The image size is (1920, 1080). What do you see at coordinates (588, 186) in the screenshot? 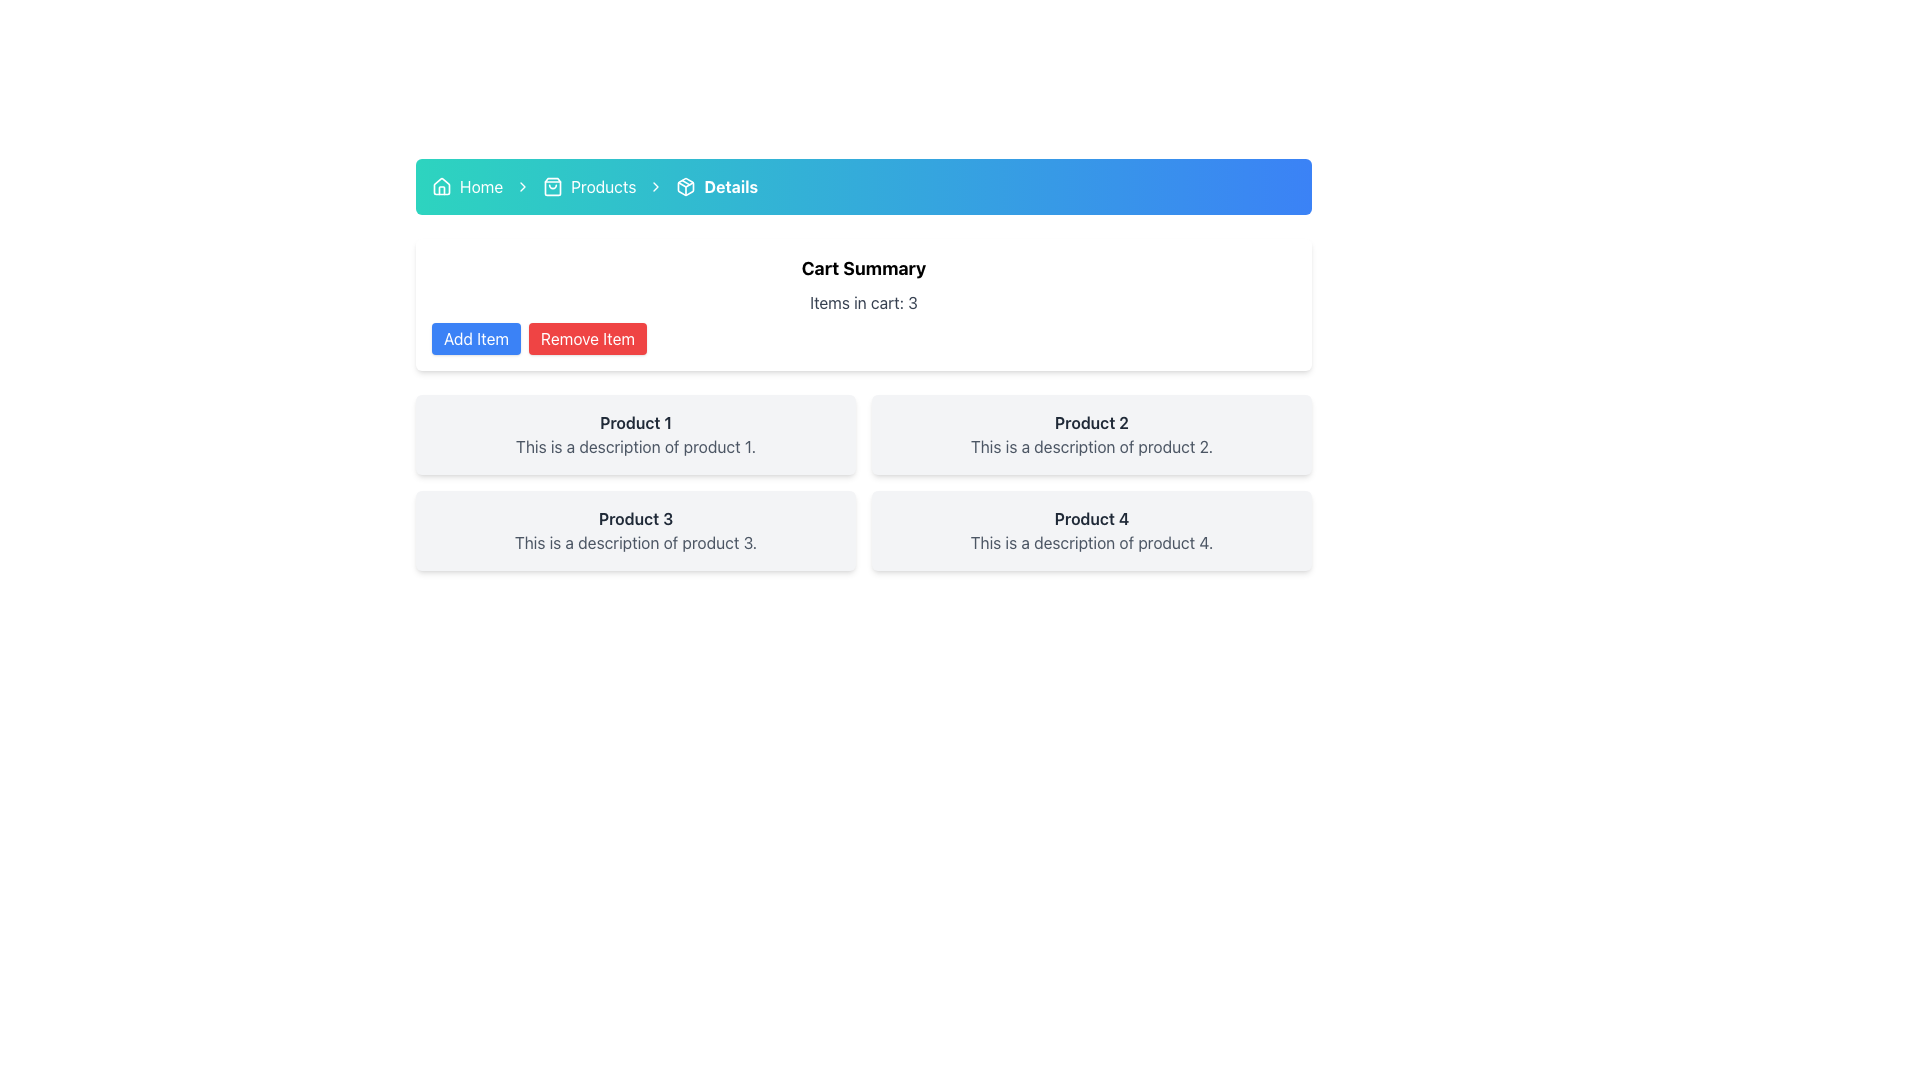
I see `the 'Products' breadcrumb segment, which is the second item in the breadcrumb navigation bar between 'Home' and 'Details'` at bounding box center [588, 186].